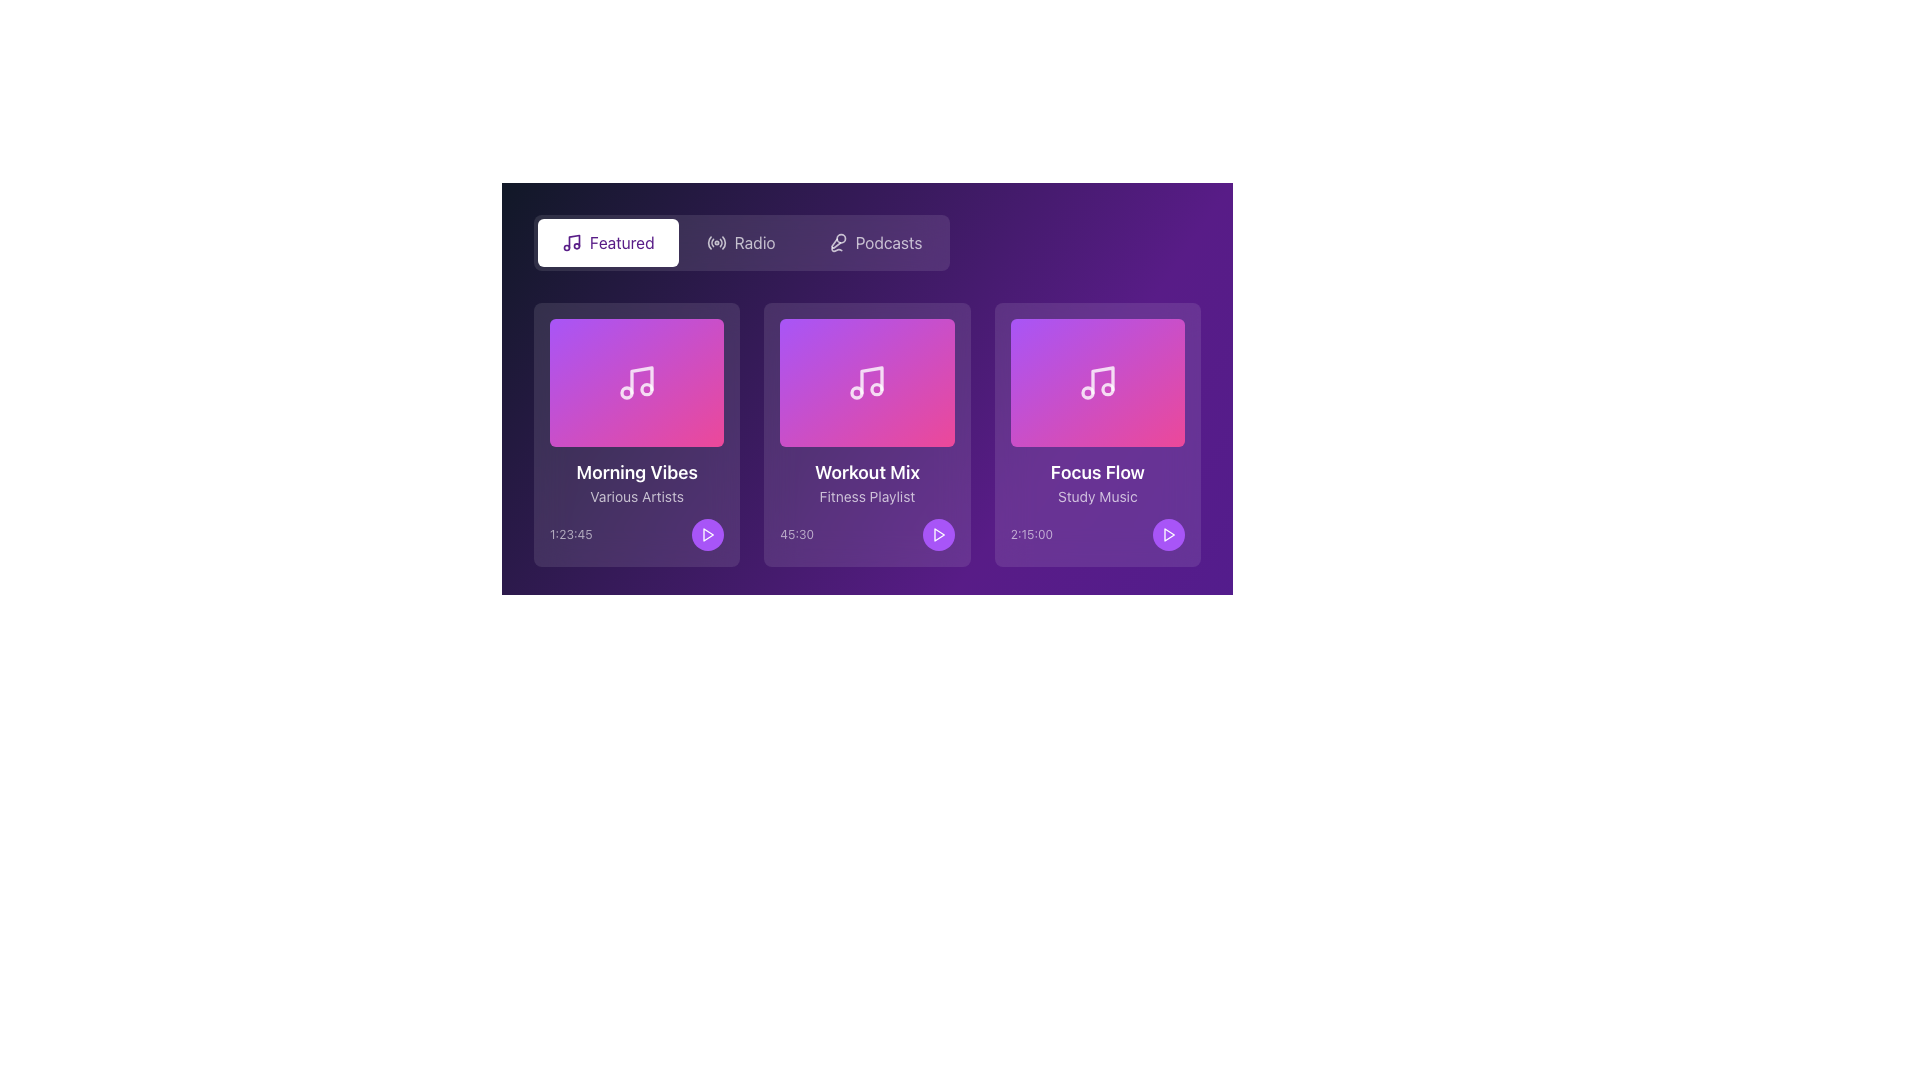  What do you see at coordinates (647, 389) in the screenshot?
I see `the small decorative SVG circle located at the top-right corner of the musical note icon within the 'Morning Vibes' card` at bounding box center [647, 389].